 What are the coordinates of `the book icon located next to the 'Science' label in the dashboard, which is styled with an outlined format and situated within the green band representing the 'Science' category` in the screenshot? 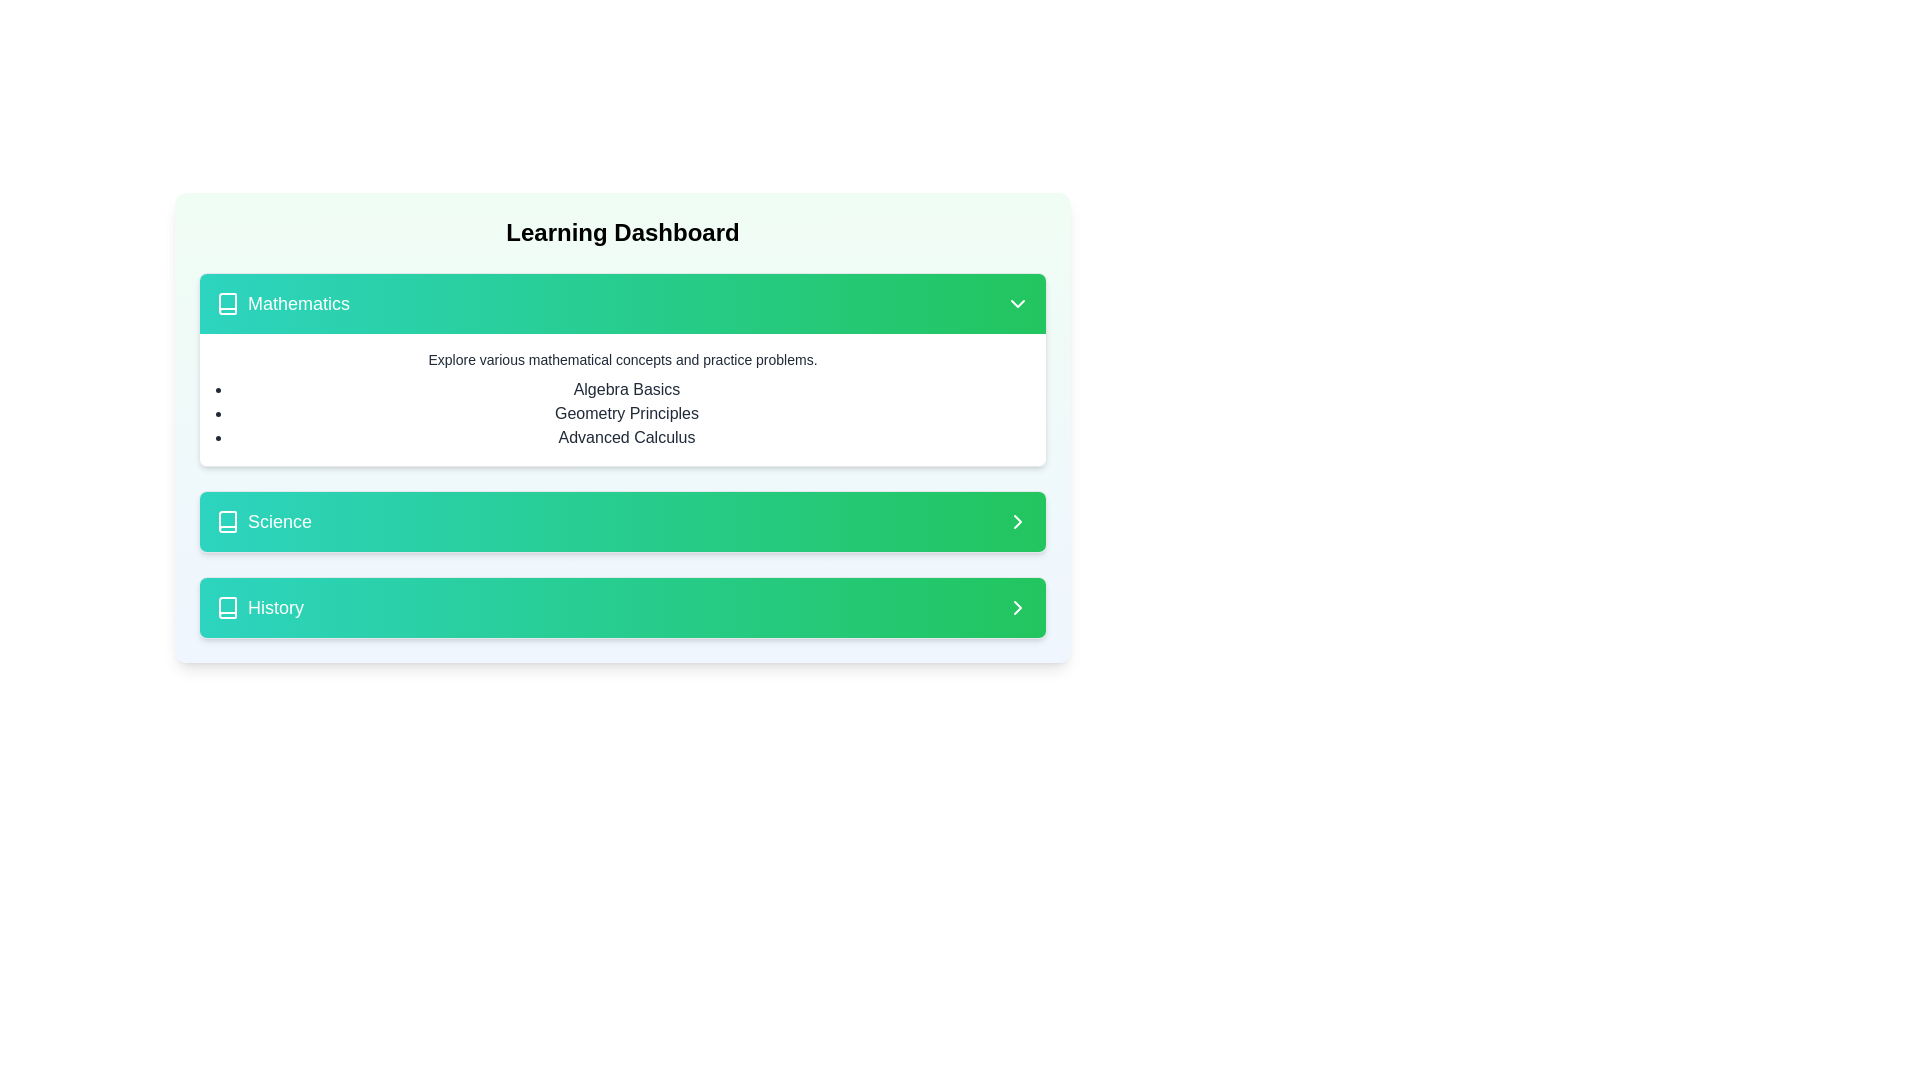 It's located at (227, 520).